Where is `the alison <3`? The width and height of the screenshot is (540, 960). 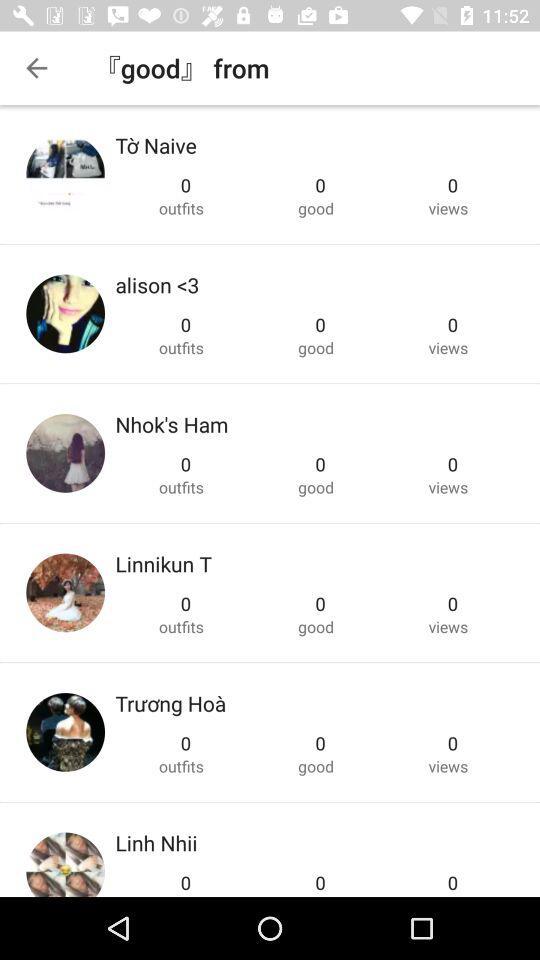 the alison <3 is located at coordinates (156, 284).